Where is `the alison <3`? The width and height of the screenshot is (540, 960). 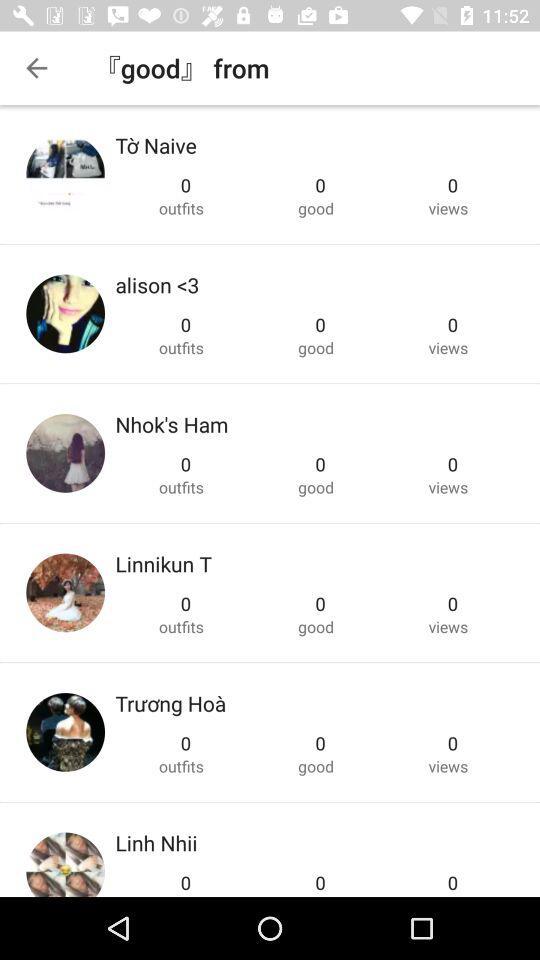 the alison <3 is located at coordinates (156, 284).